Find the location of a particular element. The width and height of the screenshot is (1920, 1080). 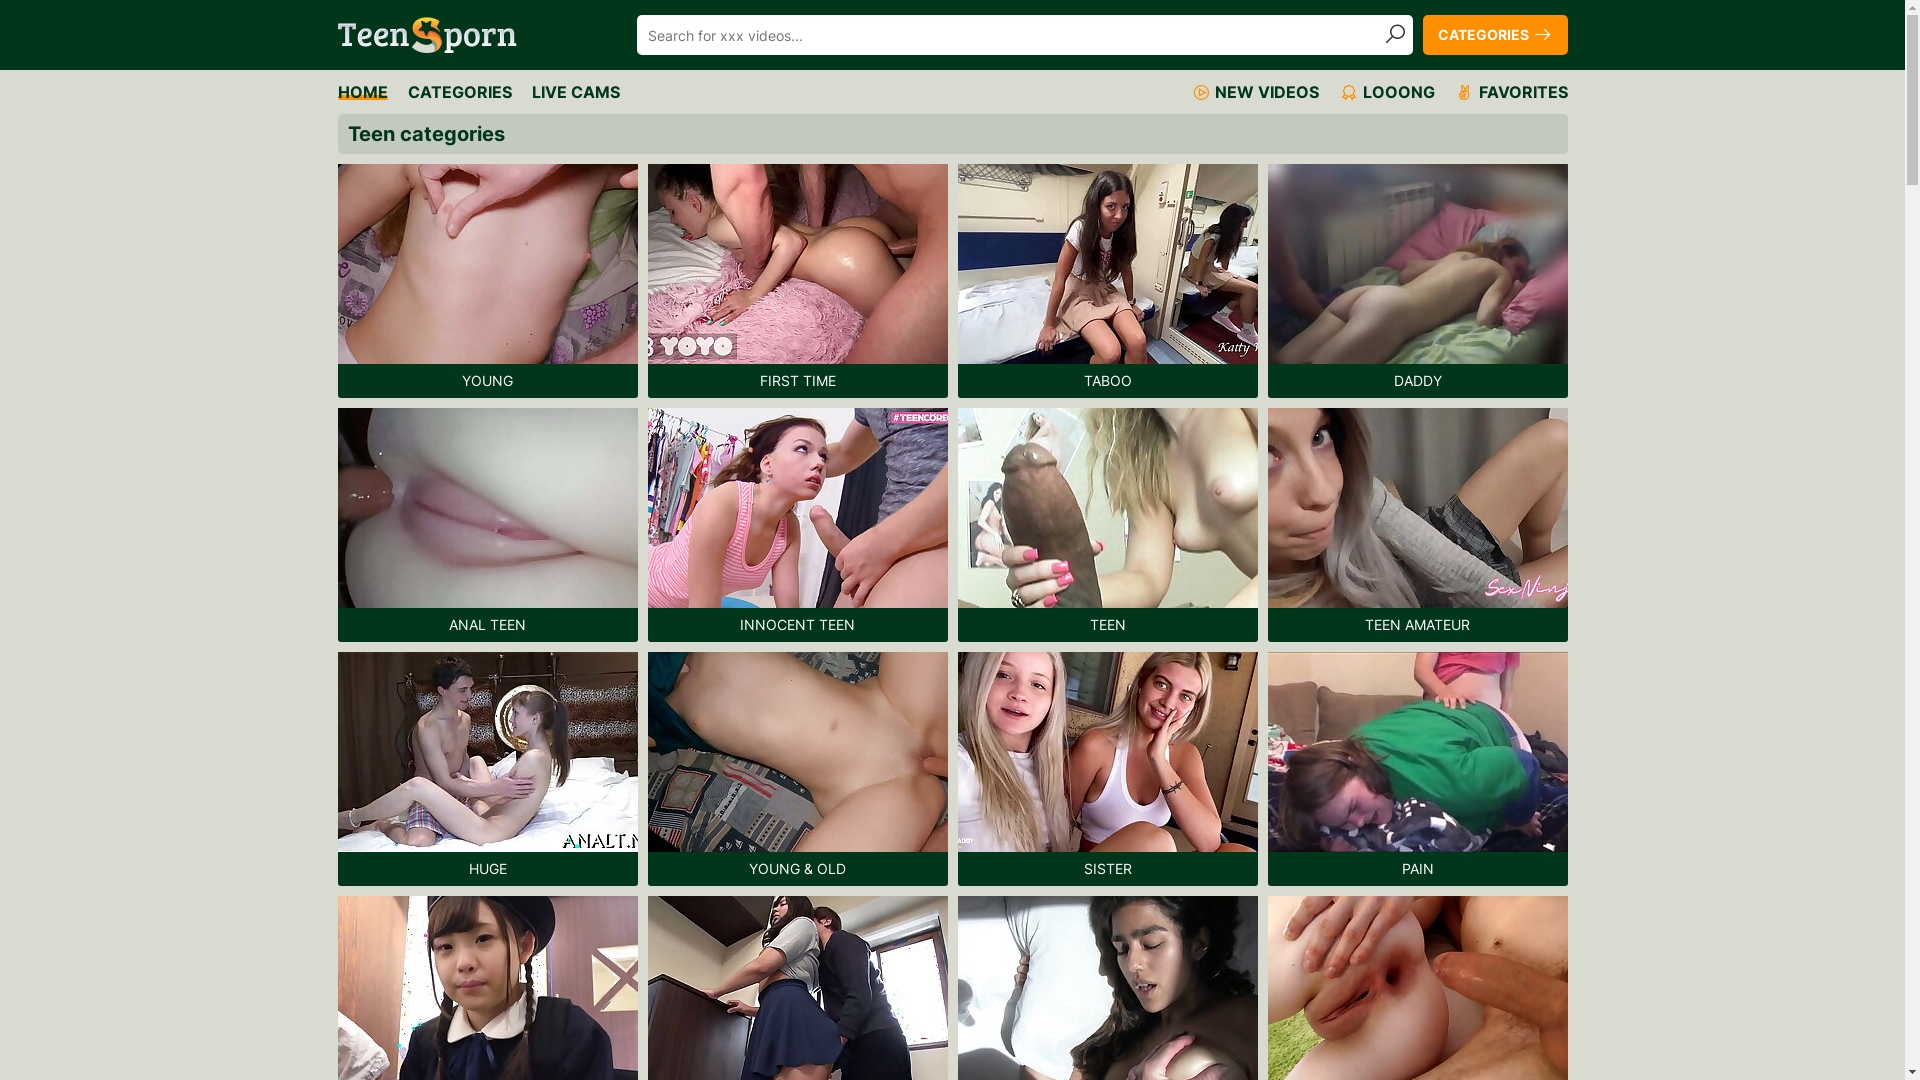

'HUGE' is located at coordinates (488, 767).